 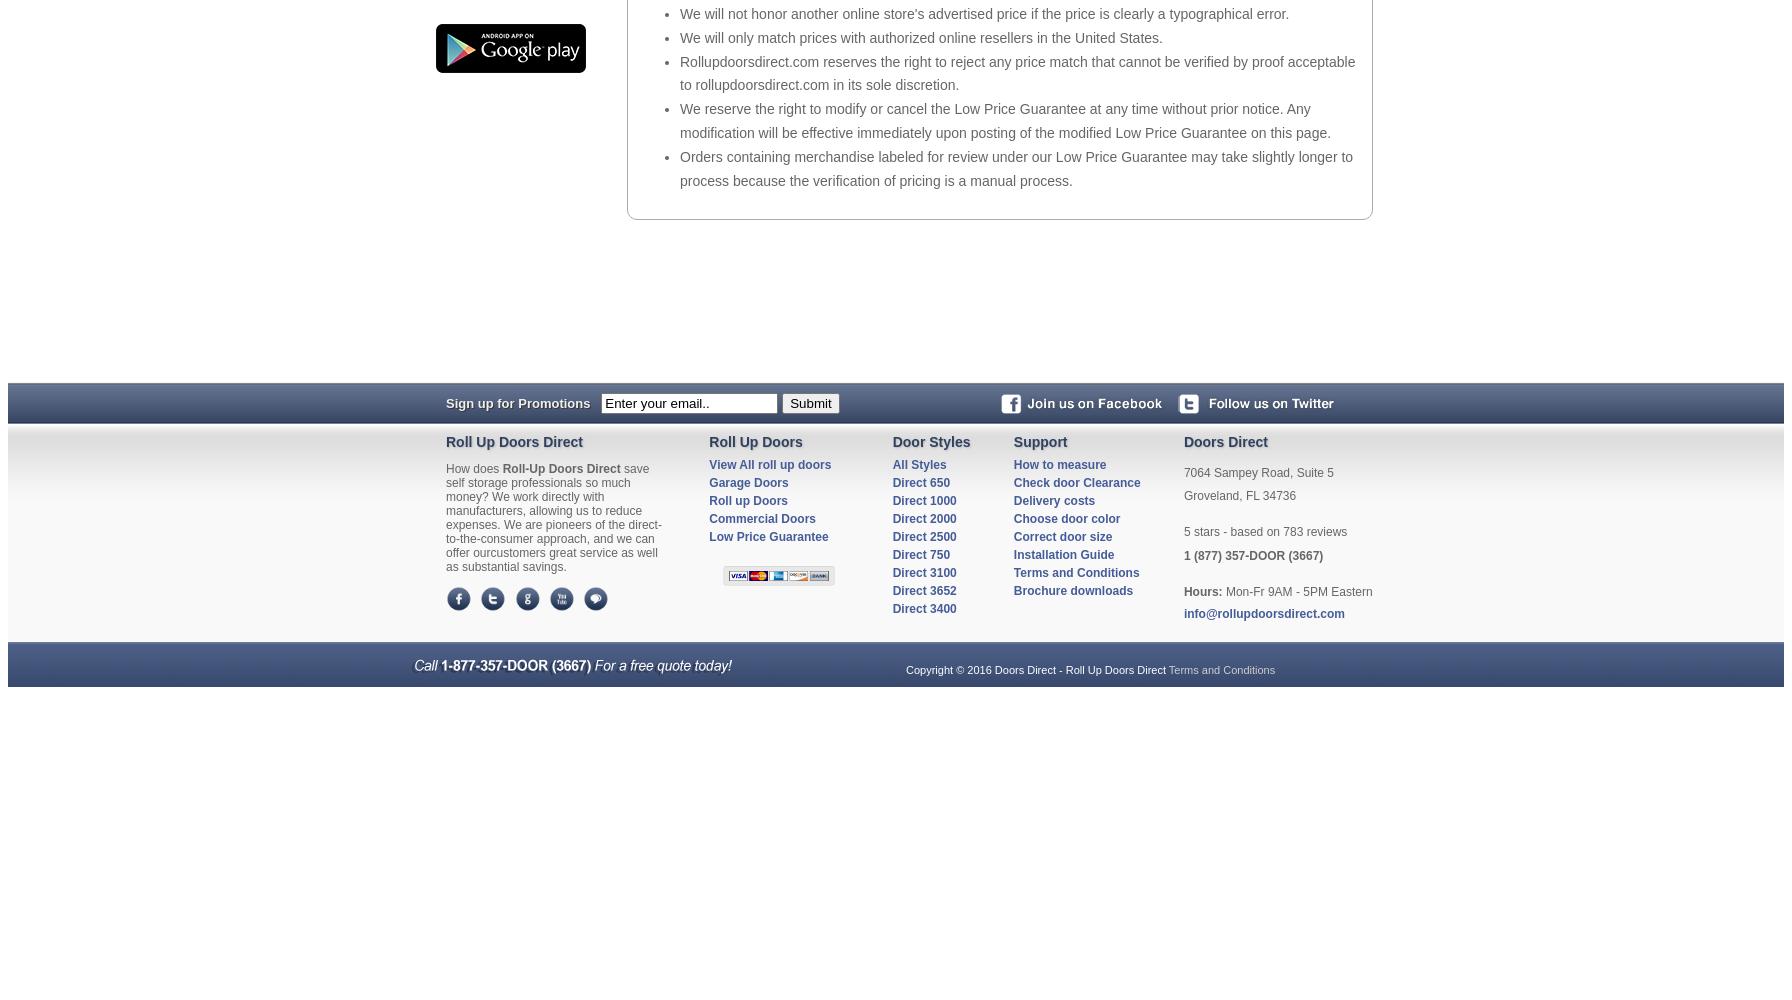 I want to click on 'How does', so click(x=473, y=467).